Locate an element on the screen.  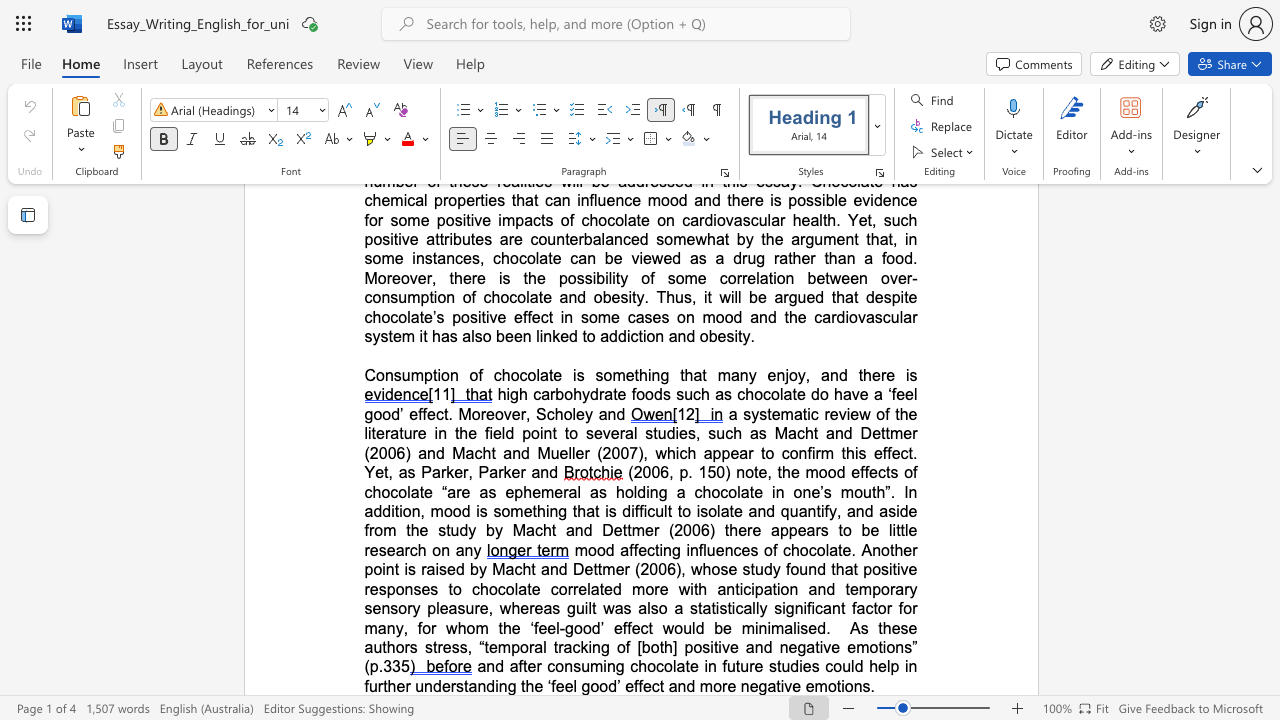
the subset text "consuming chocolate in future studies could help in further understanding the ‘feel good’ effect and more negative em" within the text "and after consuming chocolate in future studies could help in further understanding the ‘feel good’ effect and more negative emotions." is located at coordinates (547, 666).